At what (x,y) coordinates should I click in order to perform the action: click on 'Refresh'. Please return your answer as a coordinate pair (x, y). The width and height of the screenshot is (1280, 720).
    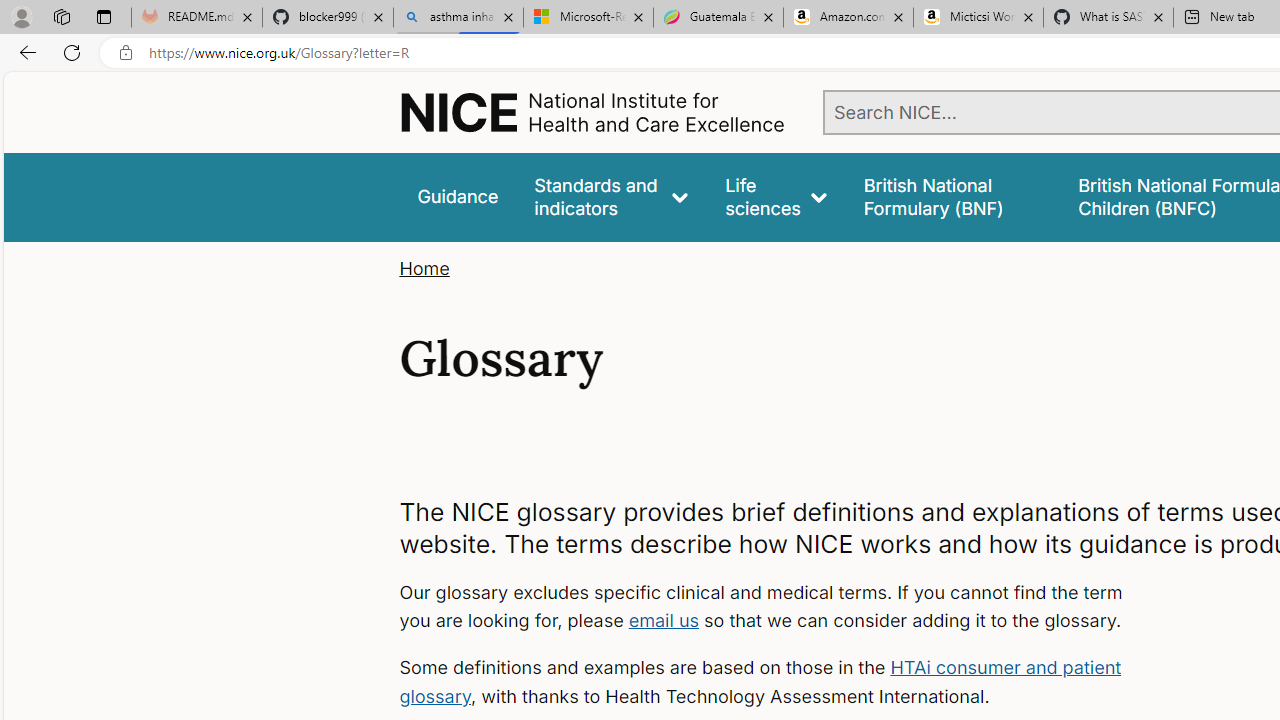
    Looking at the image, I should click on (72, 51).